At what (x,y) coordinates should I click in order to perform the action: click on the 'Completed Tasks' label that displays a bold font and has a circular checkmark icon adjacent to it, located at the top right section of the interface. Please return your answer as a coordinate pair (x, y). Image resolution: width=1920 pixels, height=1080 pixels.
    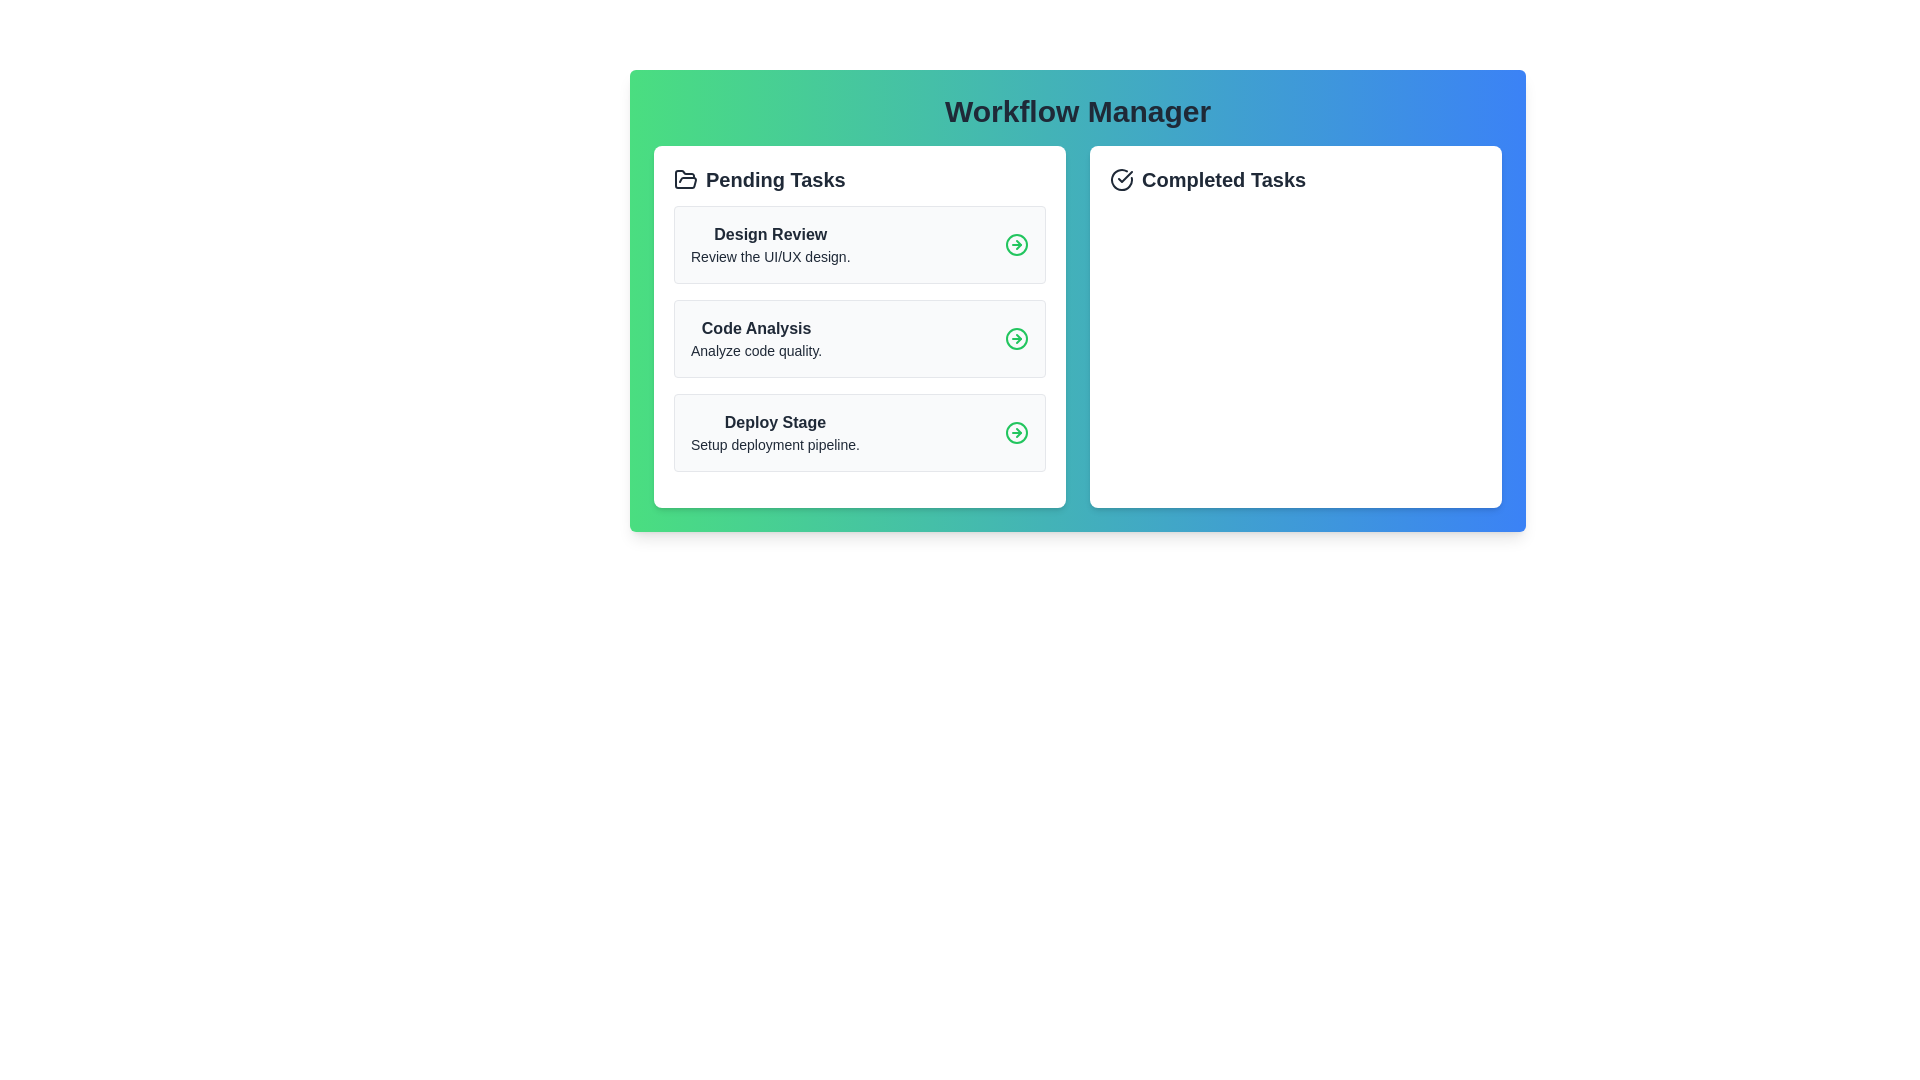
    Looking at the image, I should click on (1296, 180).